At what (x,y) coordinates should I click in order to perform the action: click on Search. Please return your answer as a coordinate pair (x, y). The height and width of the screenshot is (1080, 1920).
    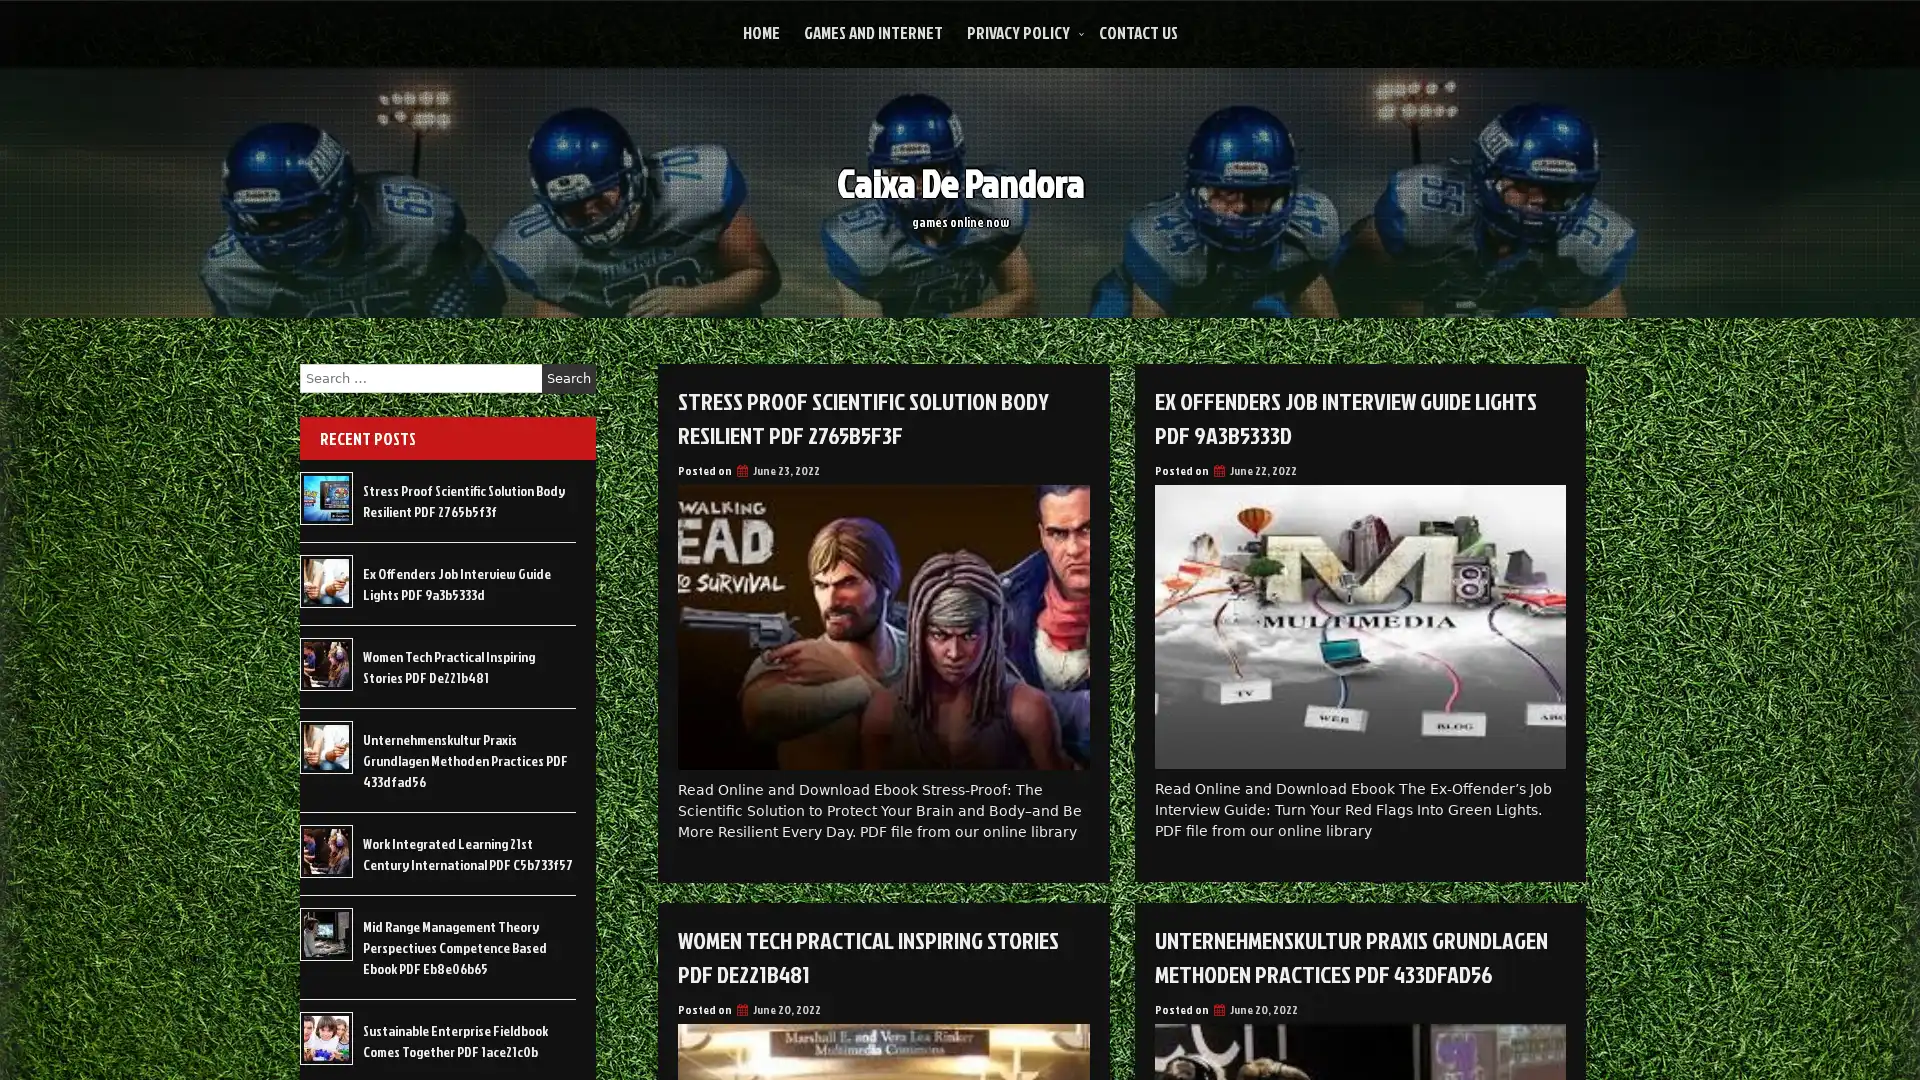
    Looking at the image, I should click on (568, 378).